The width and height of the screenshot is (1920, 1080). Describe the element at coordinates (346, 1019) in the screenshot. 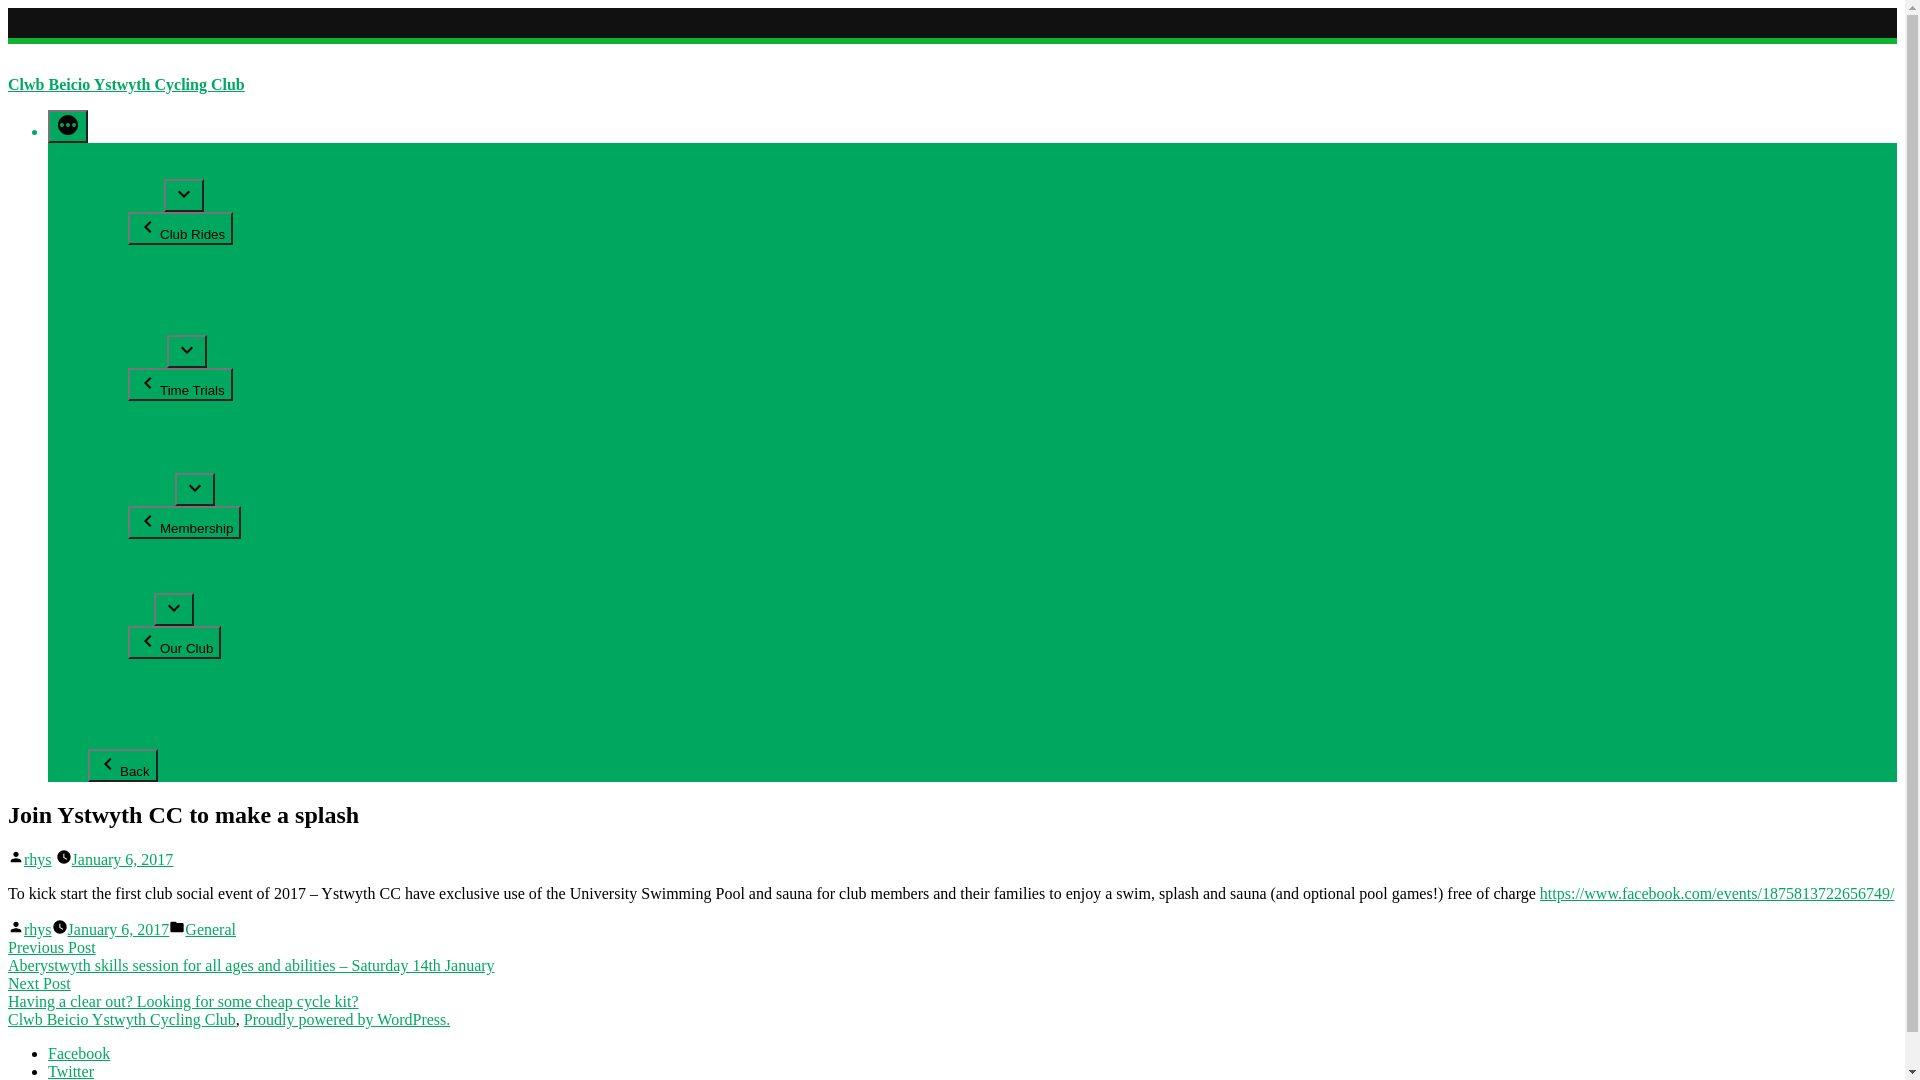

I see `'Proudly powered by WordPress.'` at that location.